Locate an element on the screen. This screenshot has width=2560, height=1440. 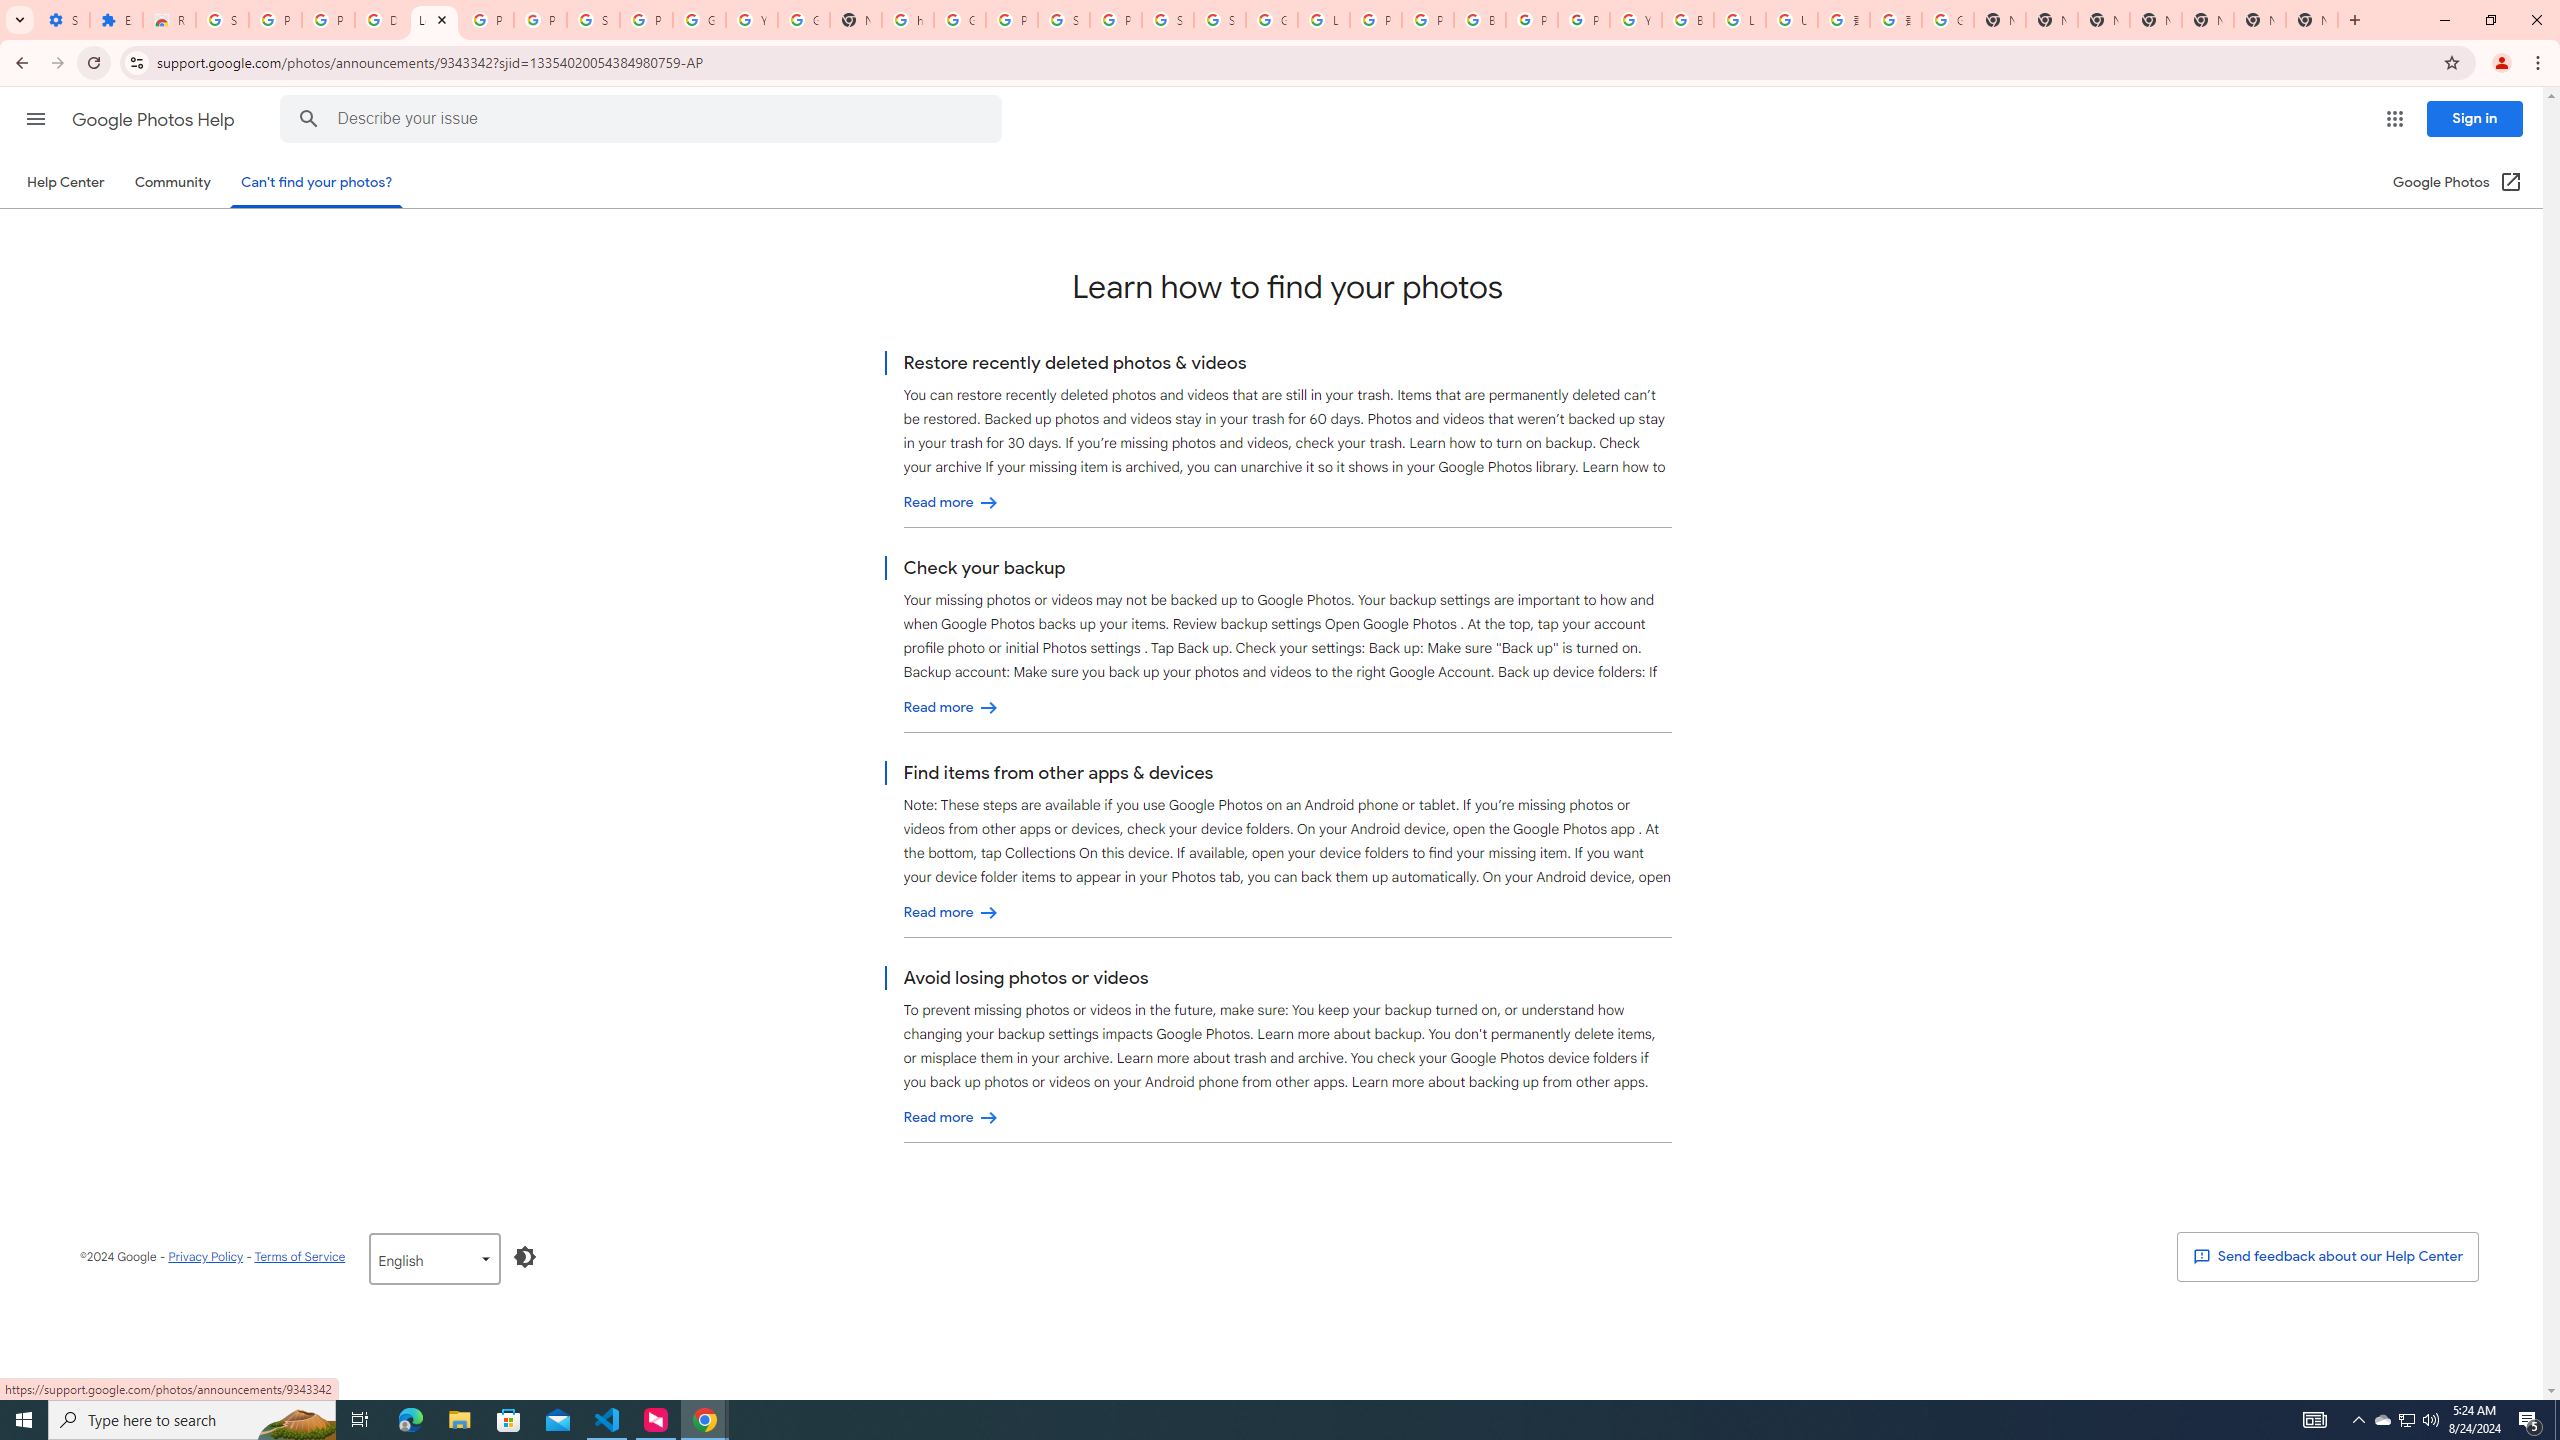
'Learn how to find your photos - Google Photos Help' is located at coordinates (435, 19).